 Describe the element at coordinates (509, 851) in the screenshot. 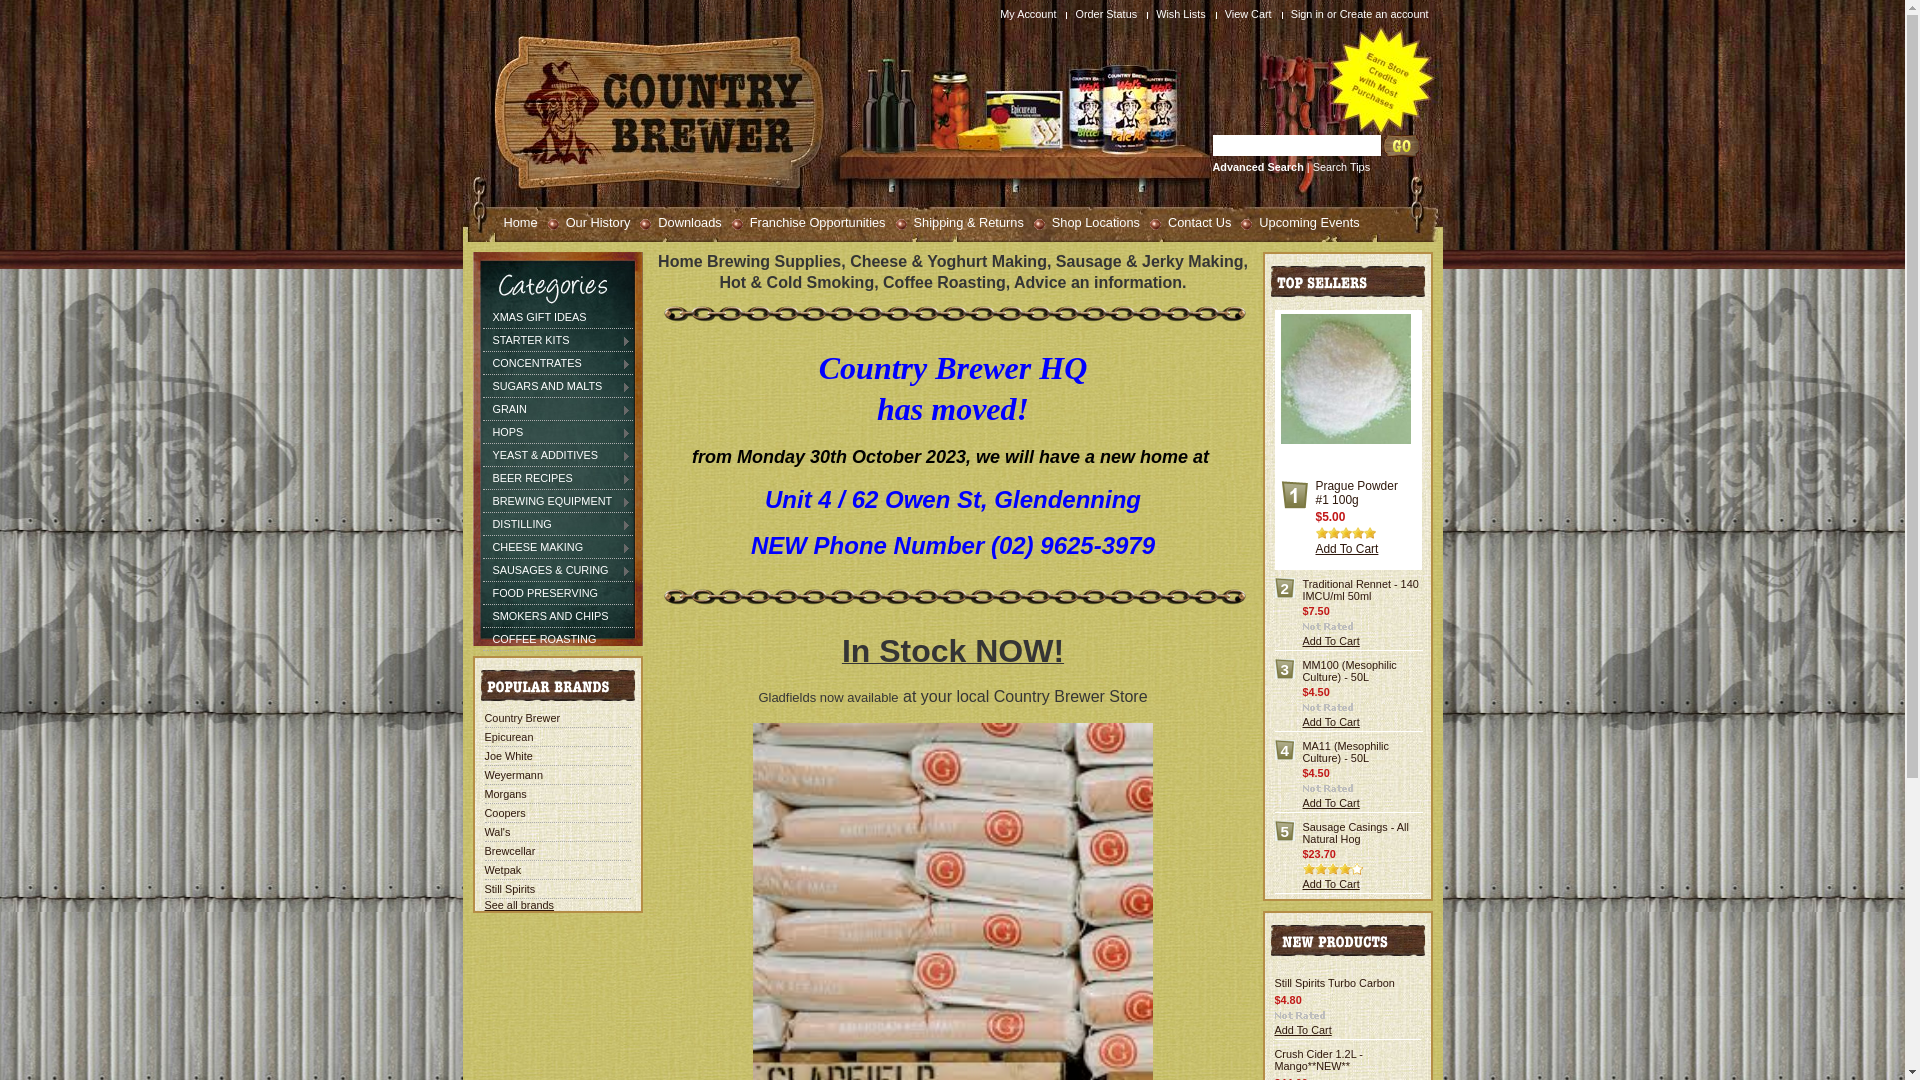

I see `'Brewcellar'` at that location.